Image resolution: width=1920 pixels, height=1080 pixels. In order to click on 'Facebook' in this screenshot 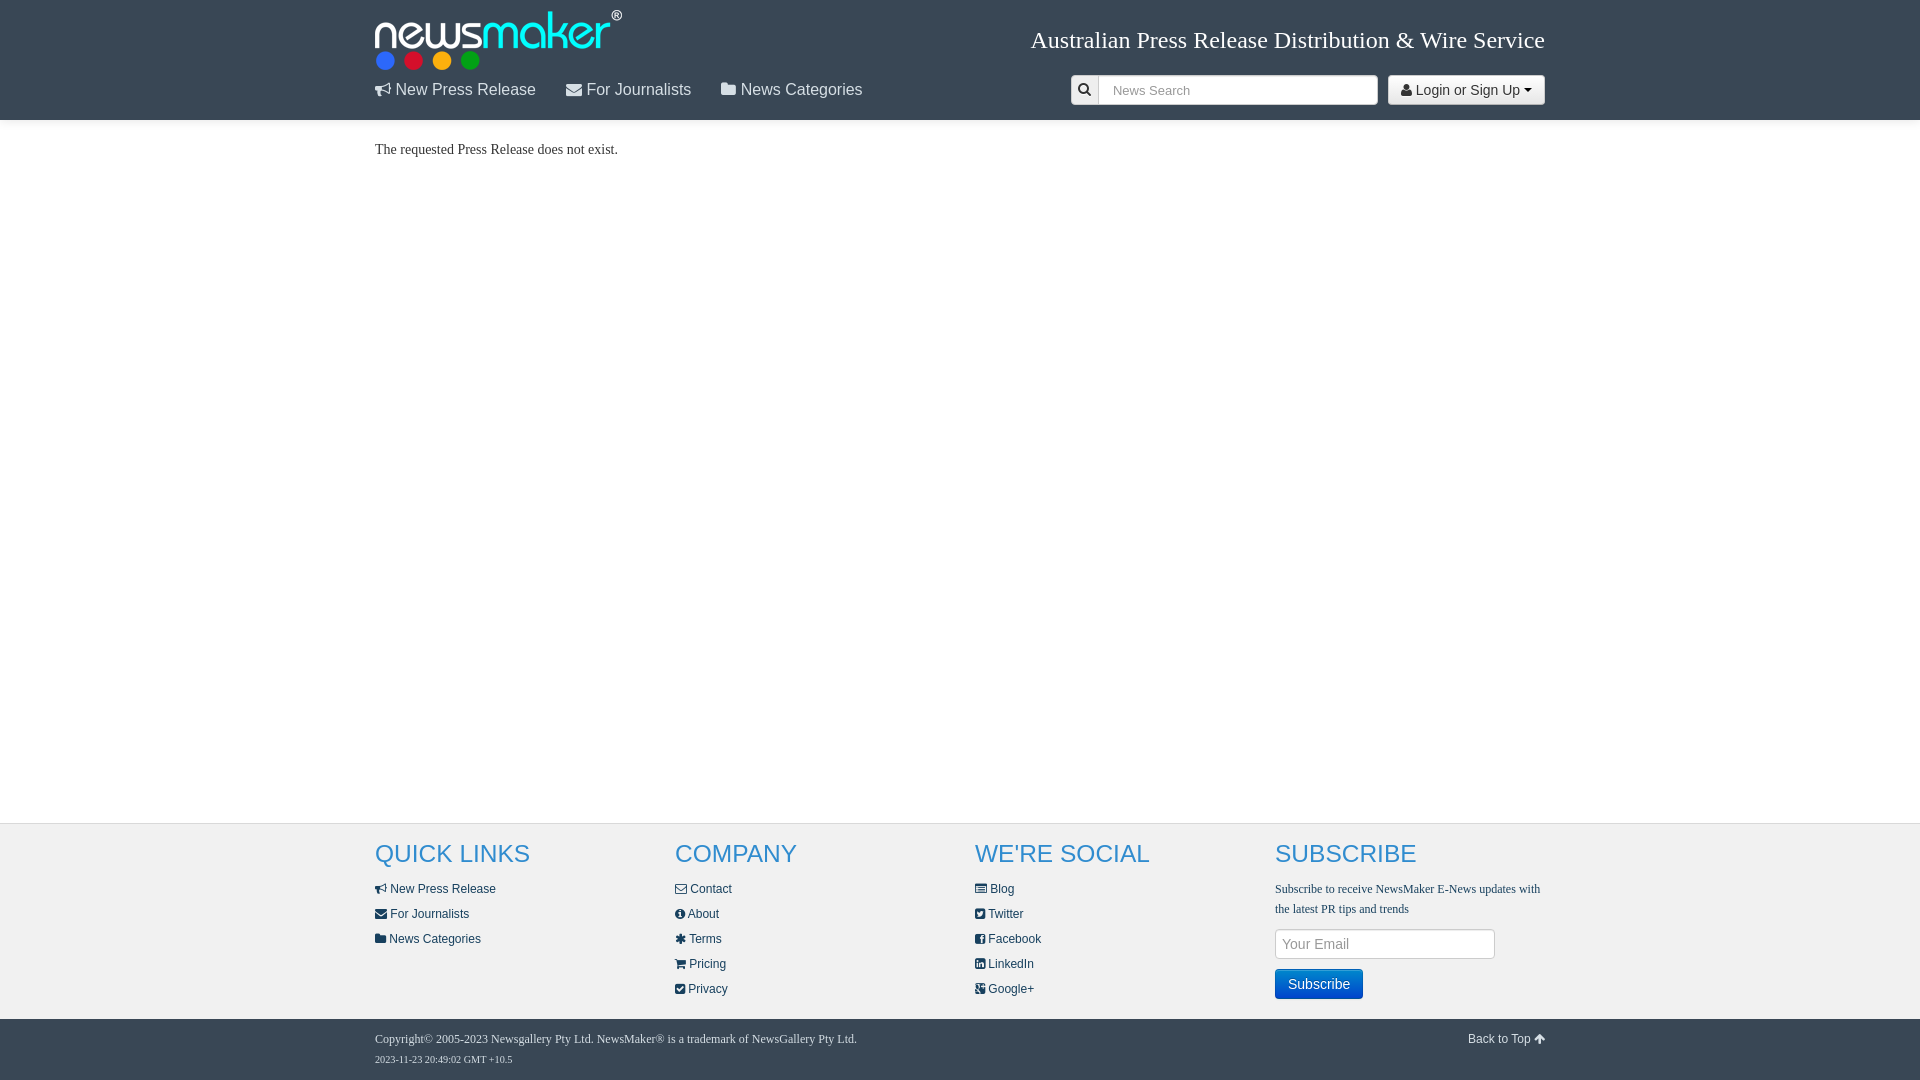, I will do `click(1008, 938)`.